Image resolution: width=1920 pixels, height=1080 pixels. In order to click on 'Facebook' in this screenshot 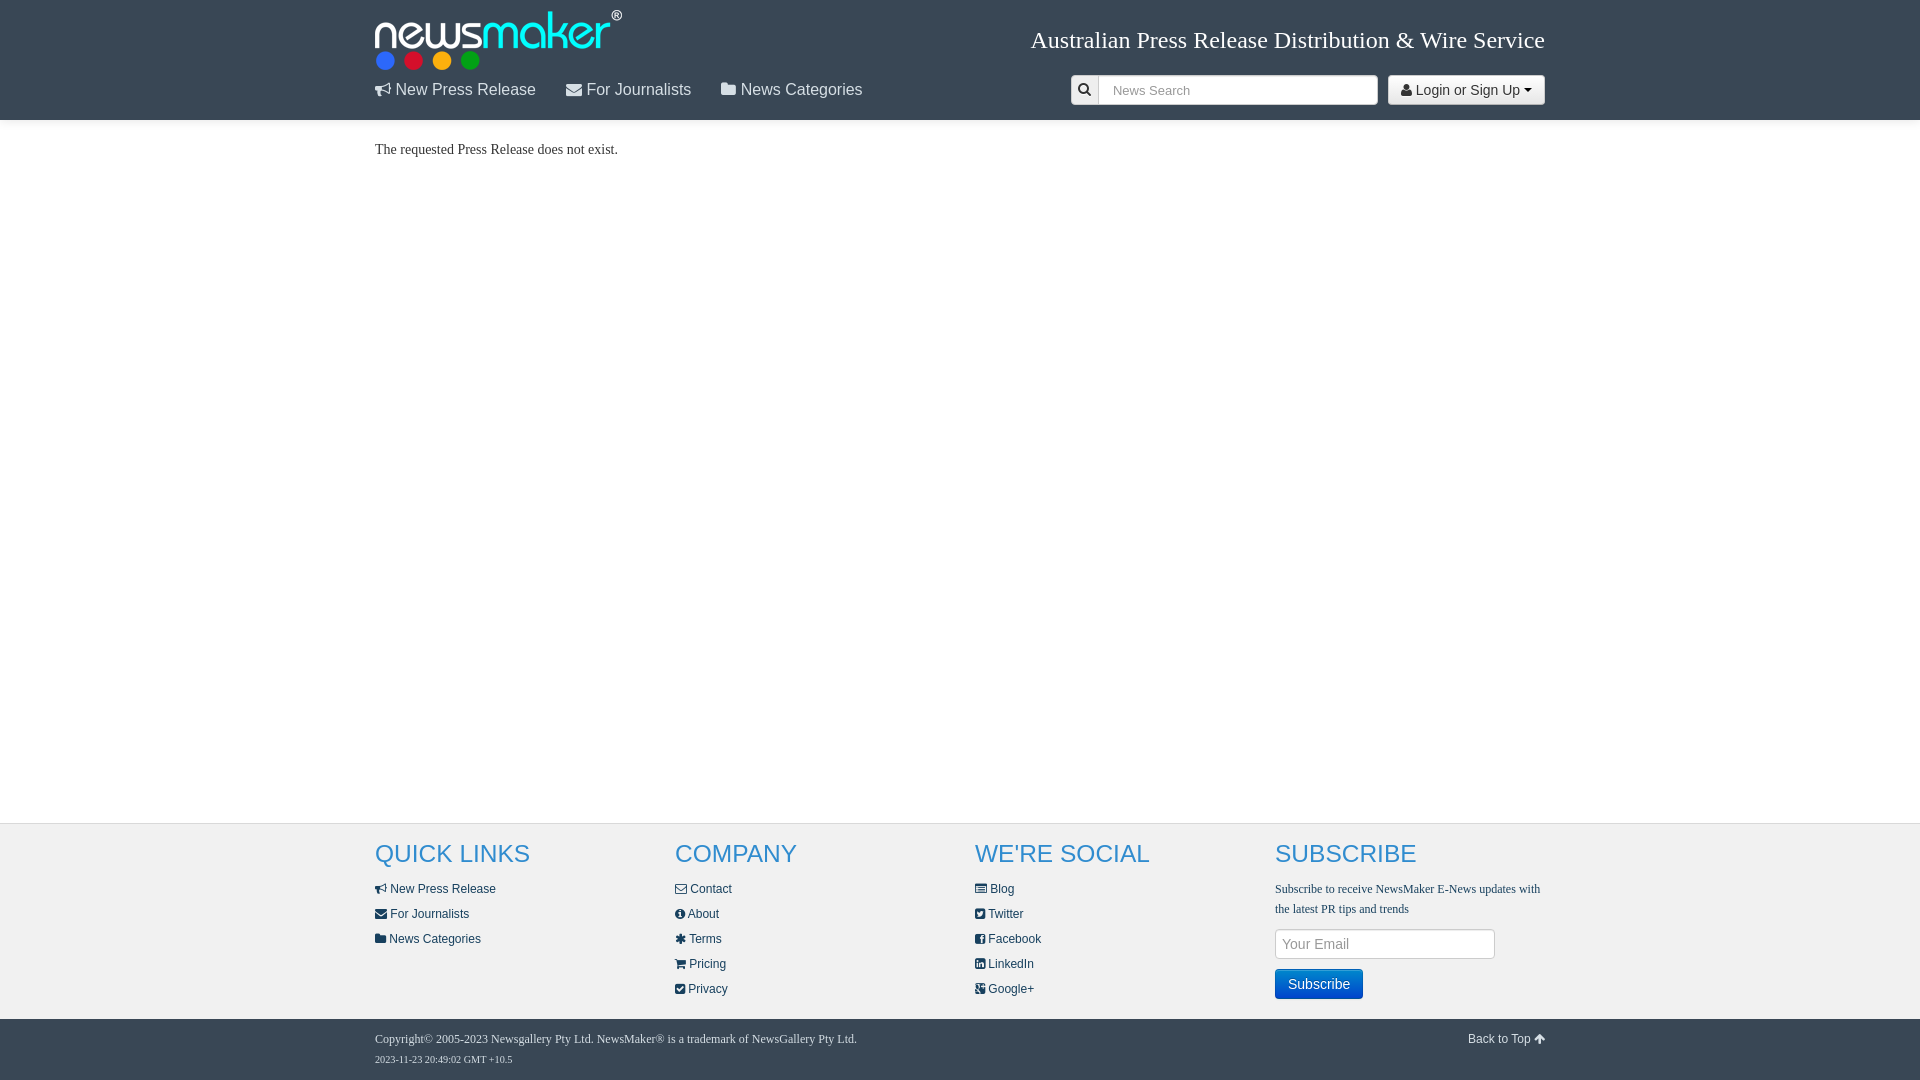, I will do `click(1008, 938)`.